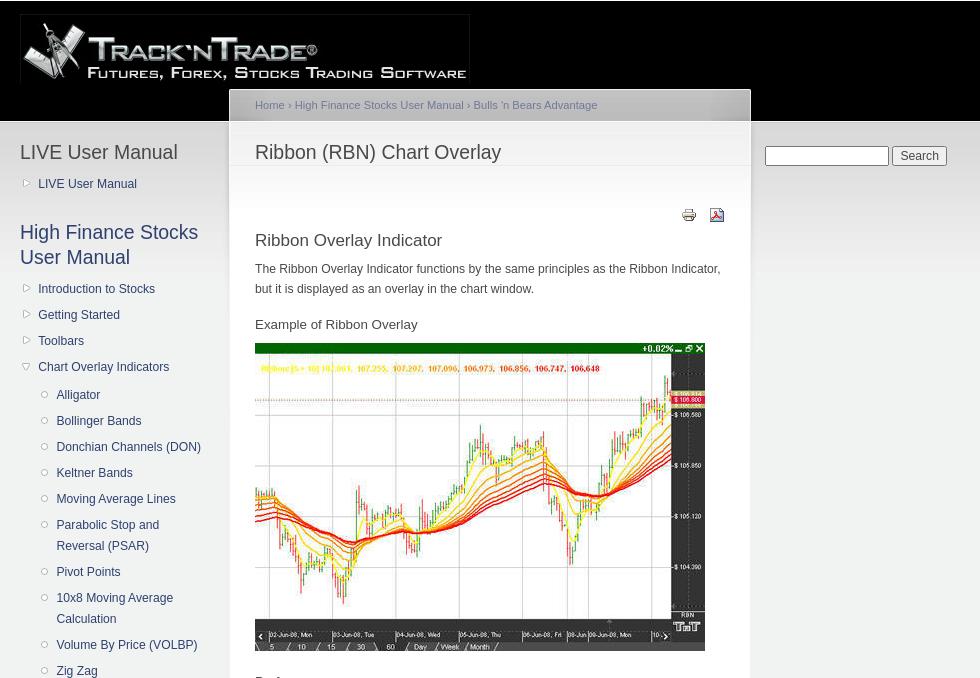 The height and width of the screenshot is (678, 980). I want to click on 'Parabolic Stop and Reversal (PSAR)', so click(107, 535).